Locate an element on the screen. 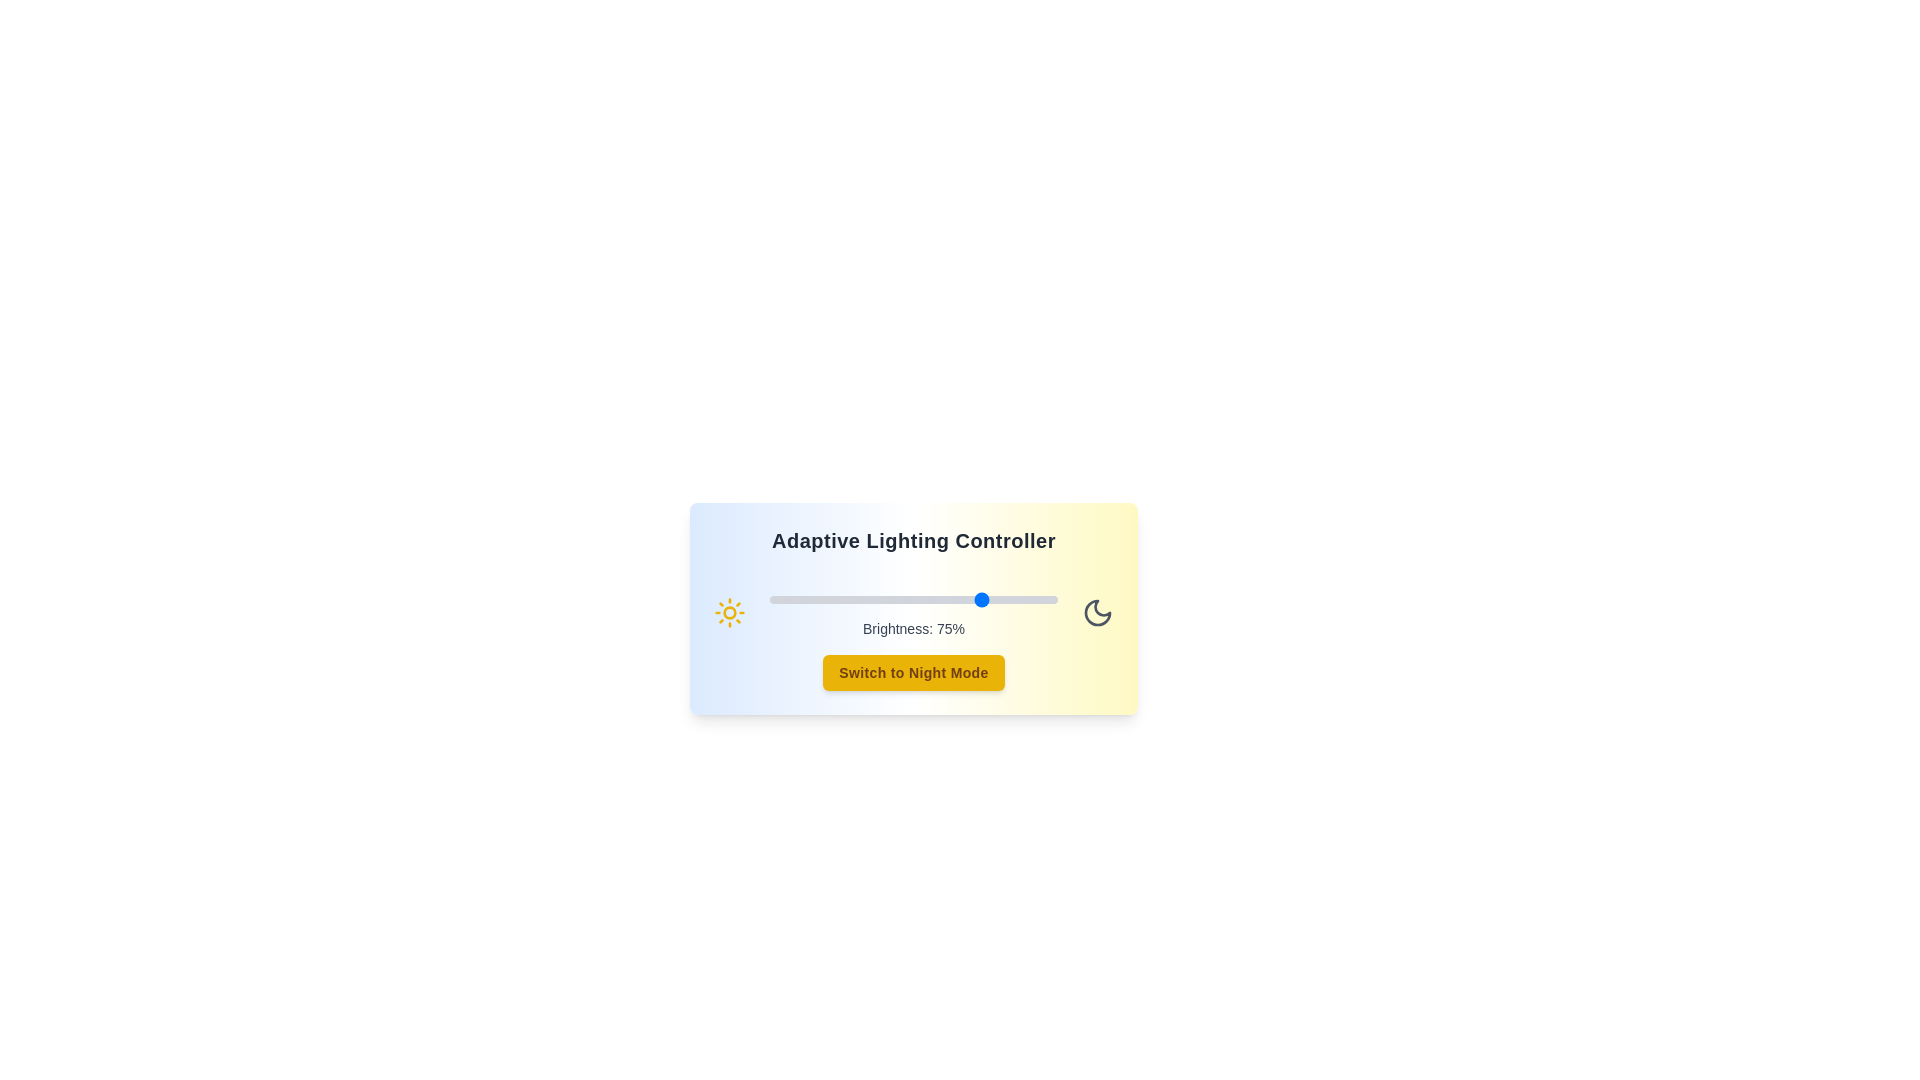 This screenshot has height=1080, width=1920. the brightness level is located at coordinates (983, 599).